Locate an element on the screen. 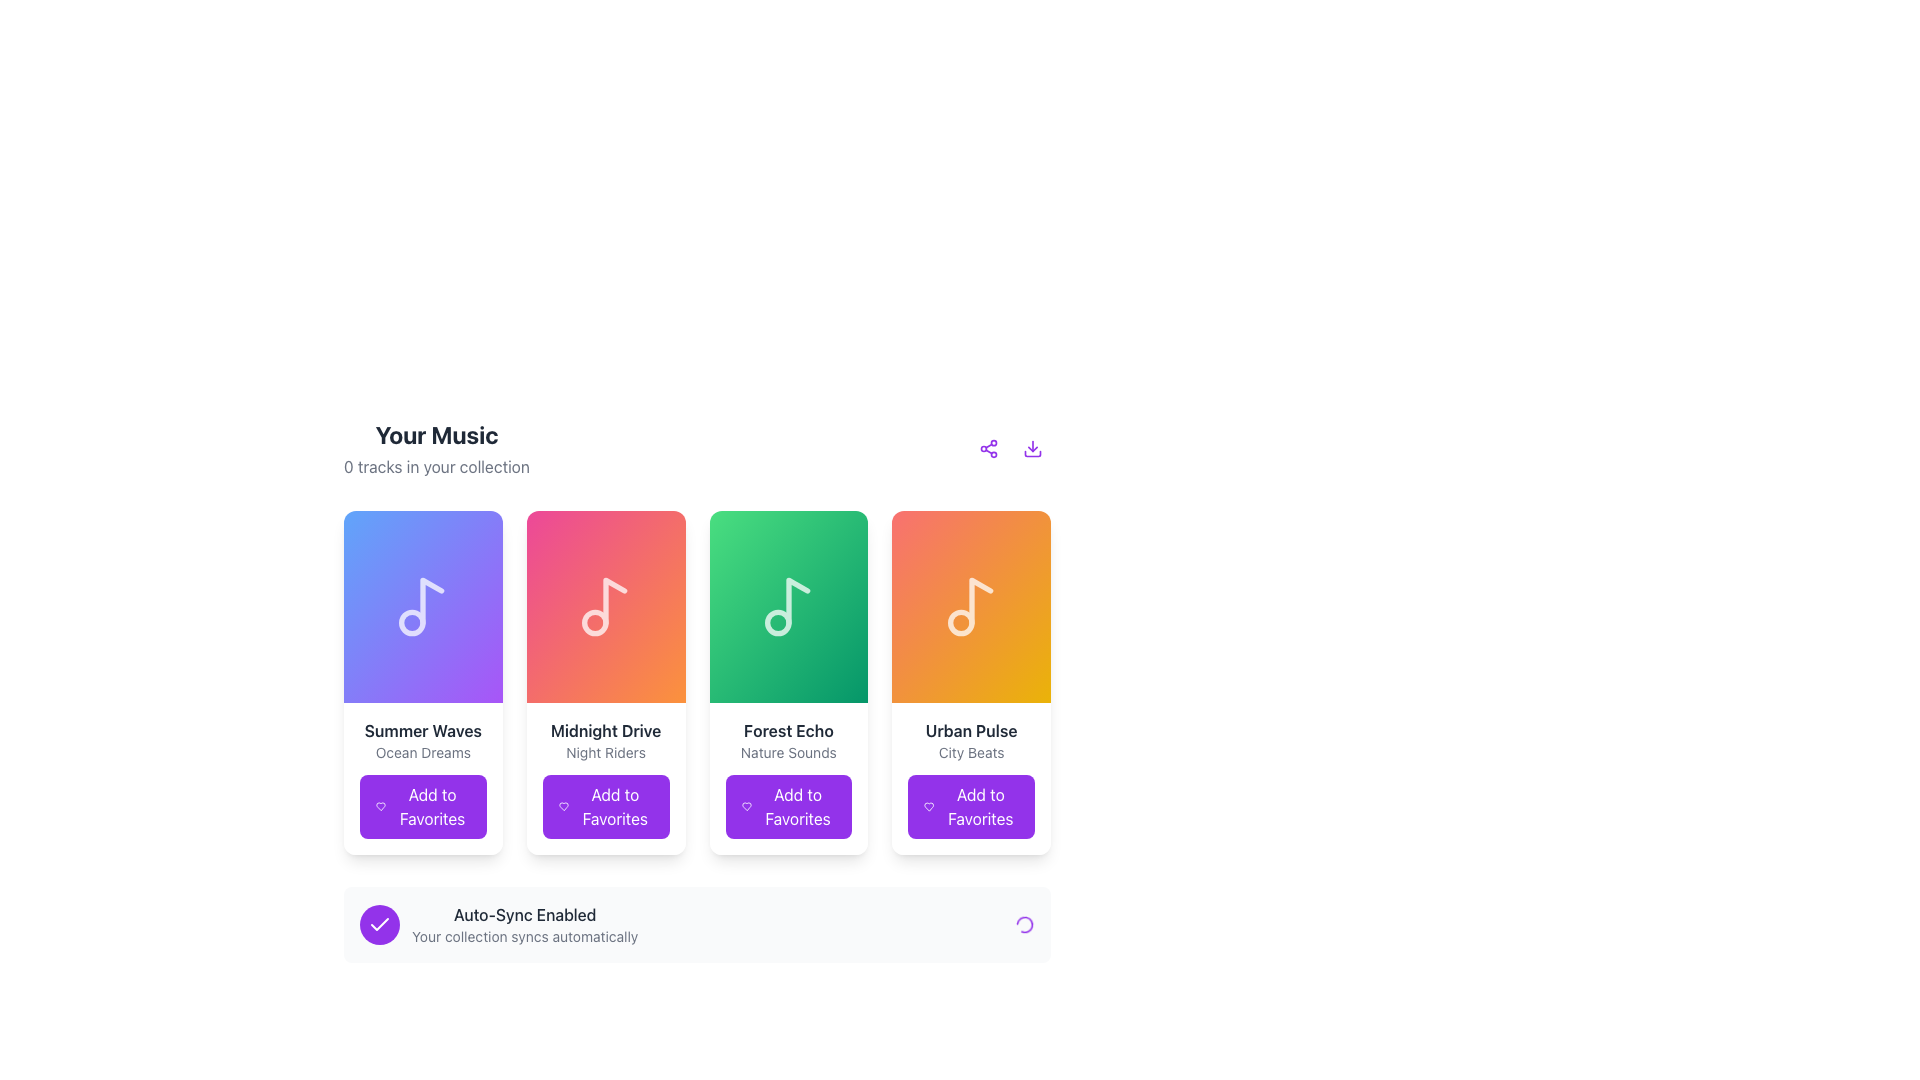 Image resolution: width=1920 pixels, height=1080 pixels. the SVG-based musical note icon located centrally within the first music card on the leftmost side of the interface is located at coordinates (422, 605).